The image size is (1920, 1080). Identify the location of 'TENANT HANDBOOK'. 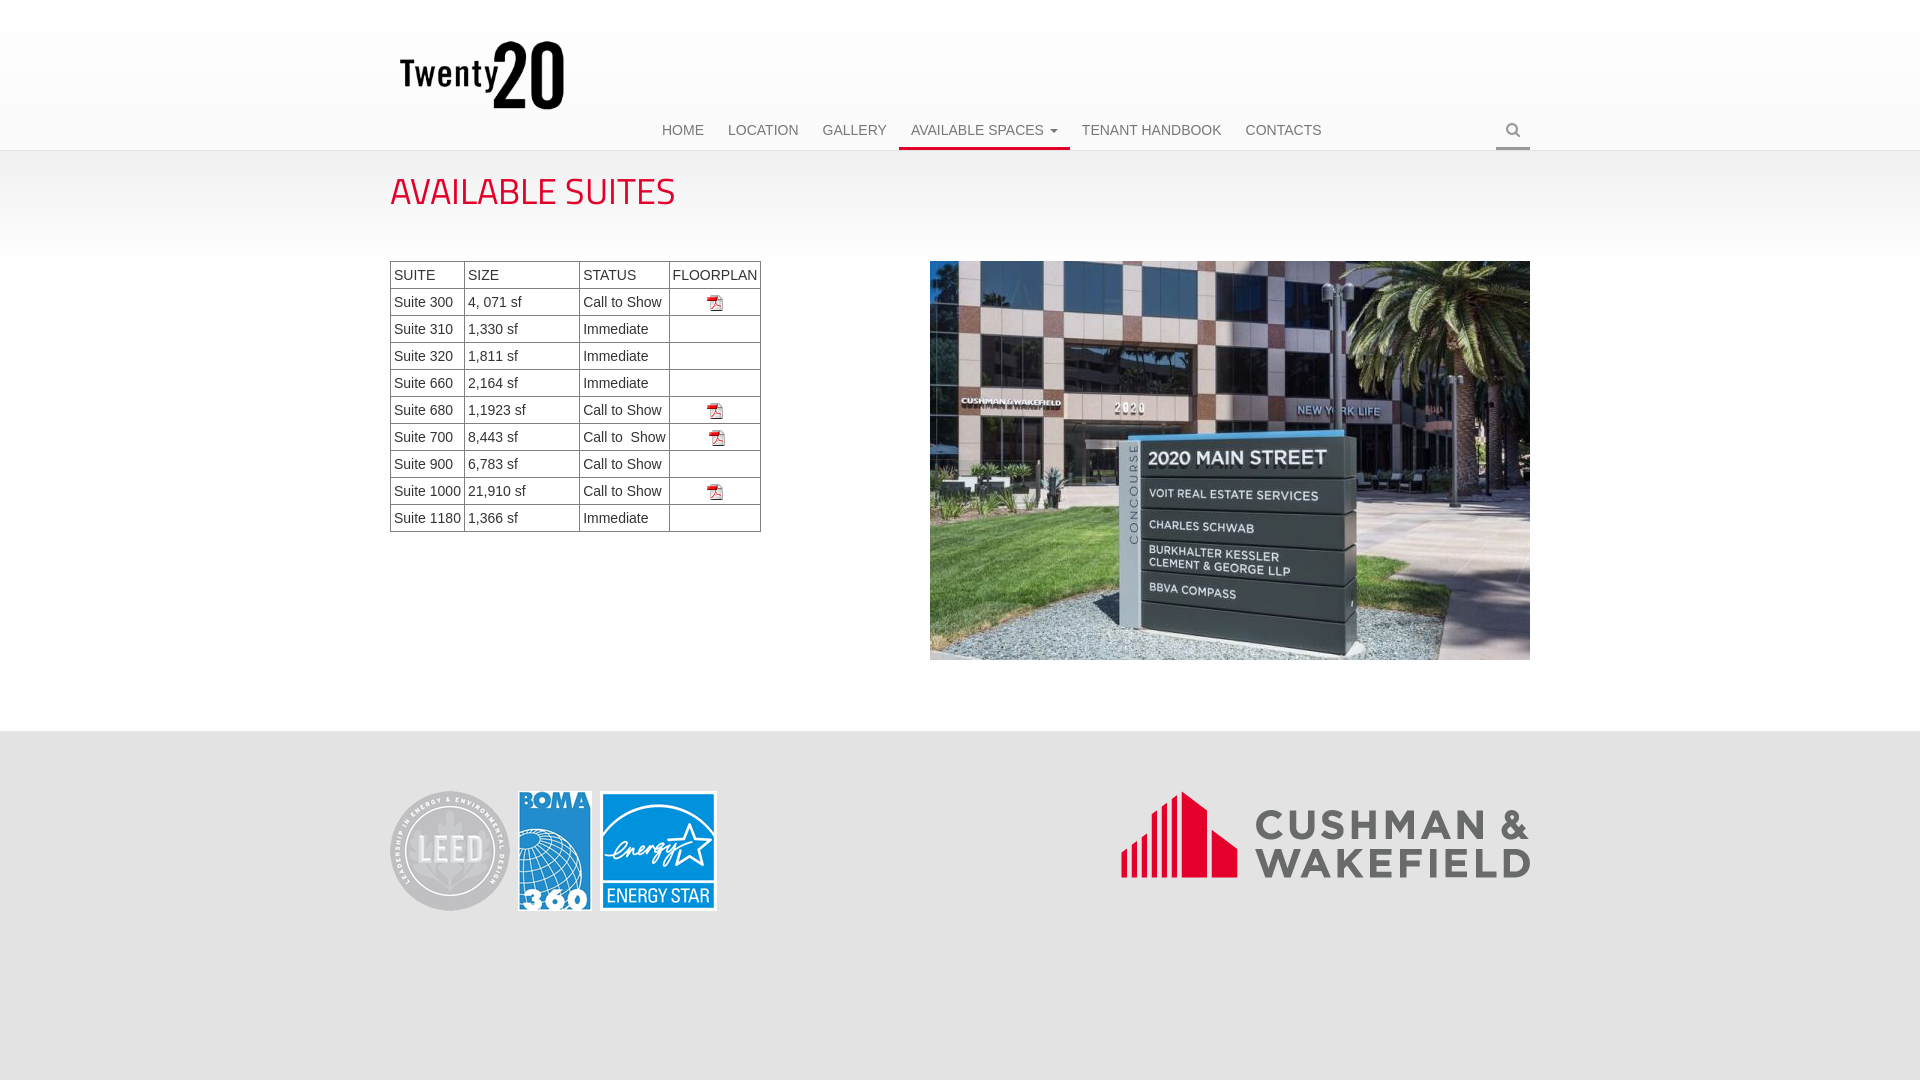
(1152, 131).